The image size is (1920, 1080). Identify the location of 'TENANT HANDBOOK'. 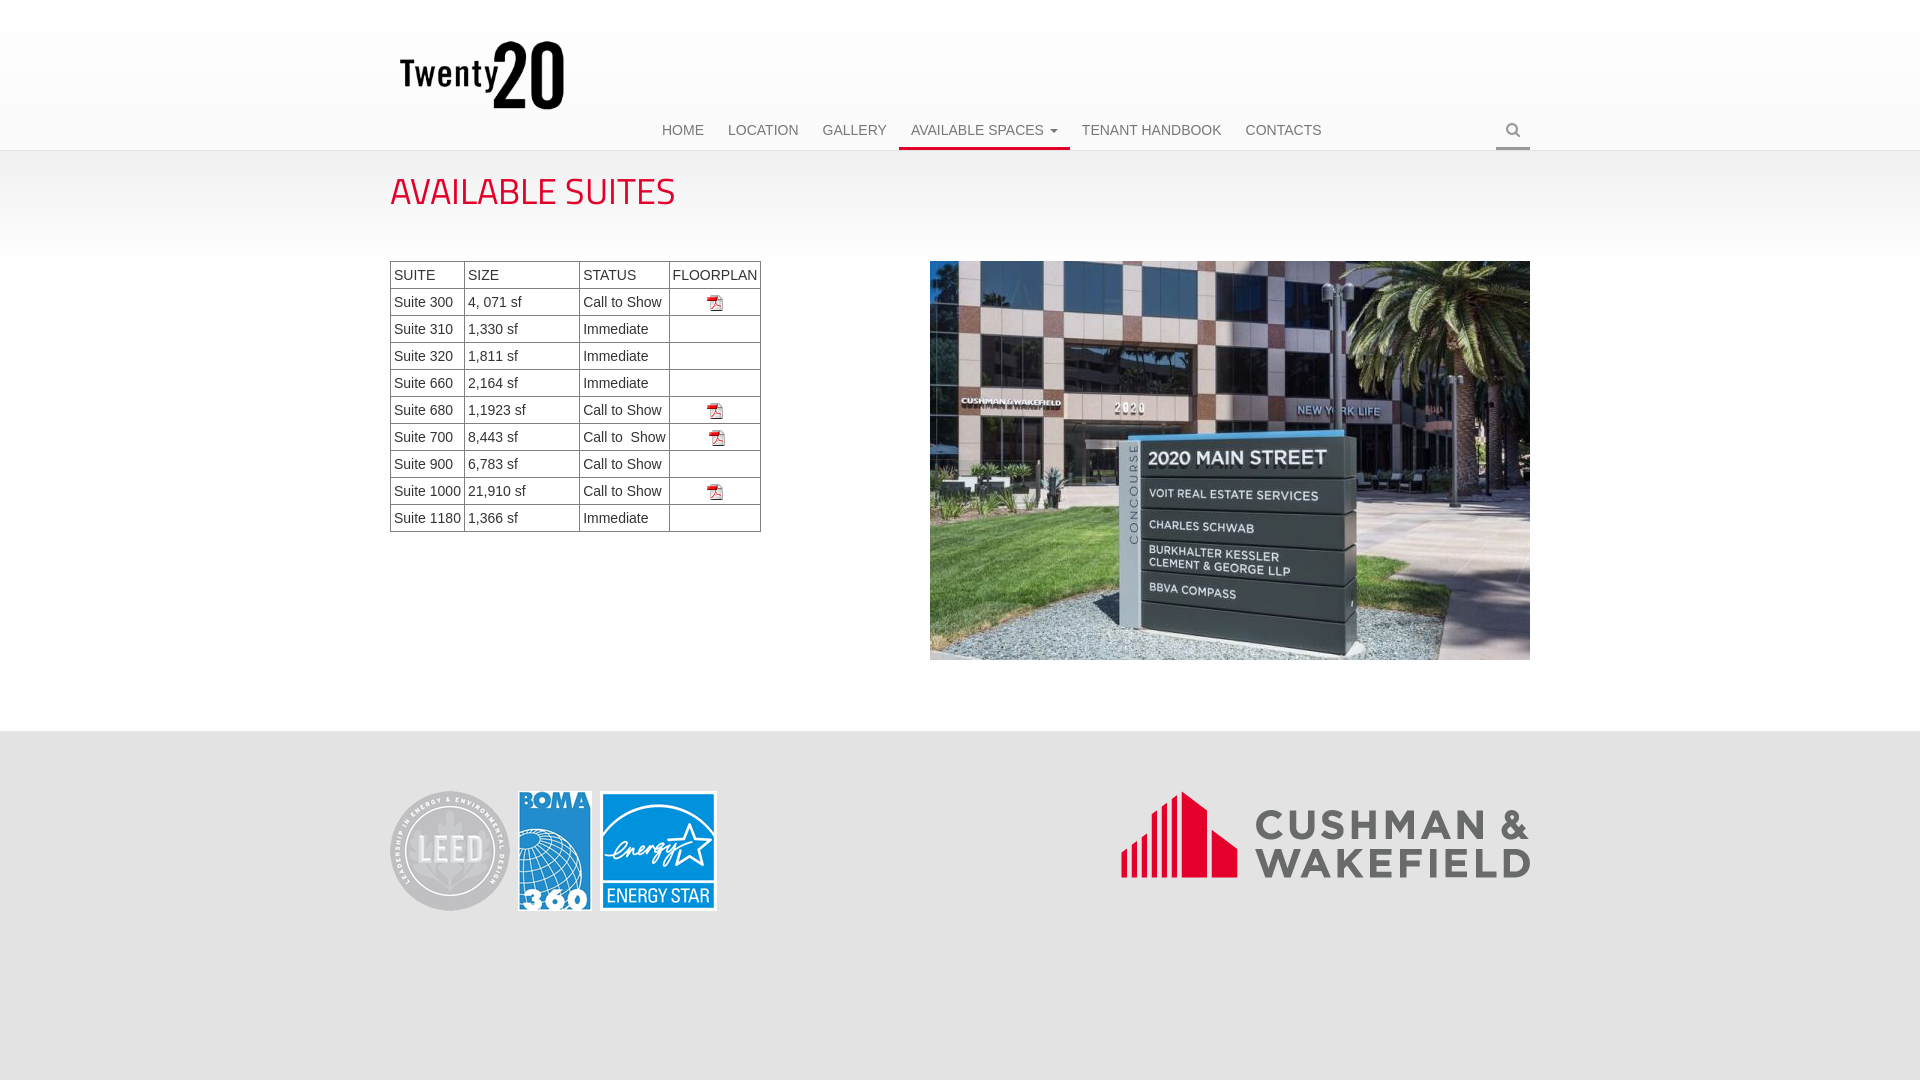
(1152, 131).